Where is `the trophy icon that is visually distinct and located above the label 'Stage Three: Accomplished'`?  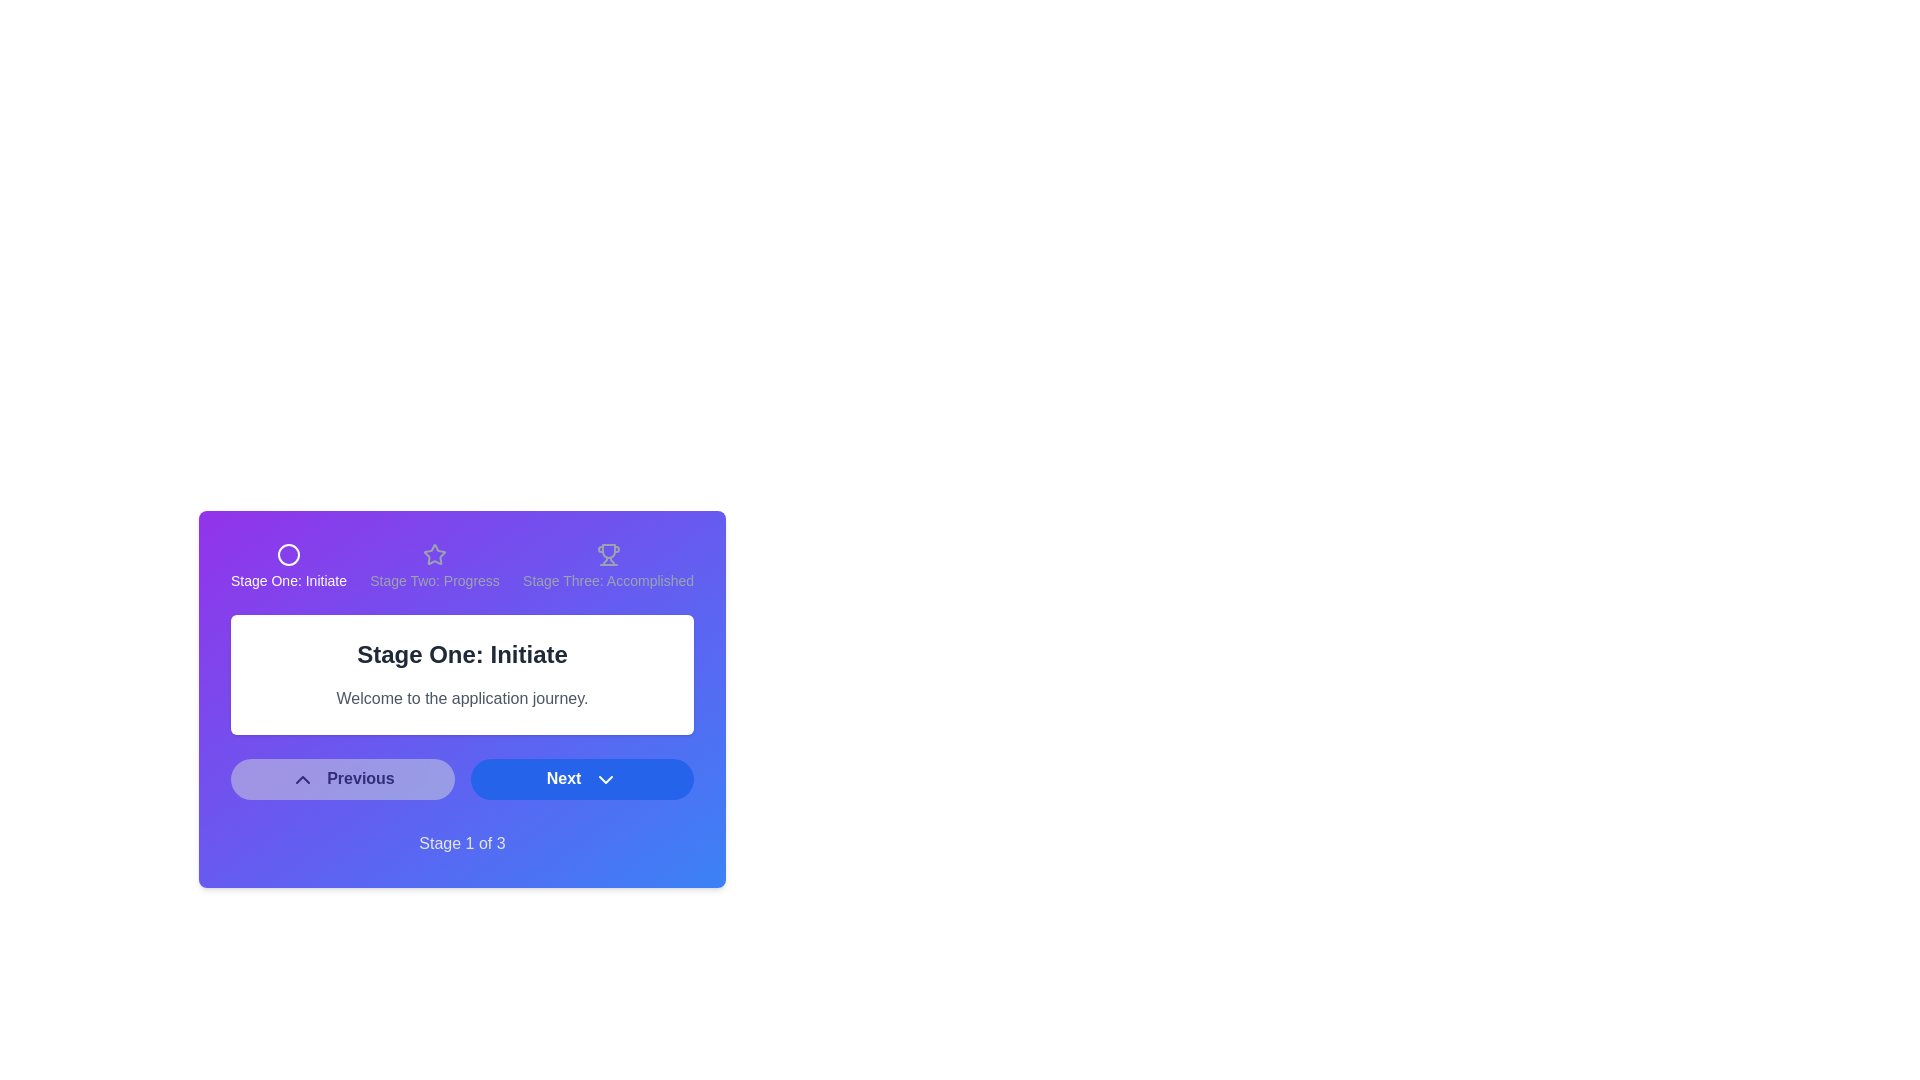
the trophy icon that is visually distinct and located above the label 'Stage Three: Accomplished' is located at coordinates (607, 555).